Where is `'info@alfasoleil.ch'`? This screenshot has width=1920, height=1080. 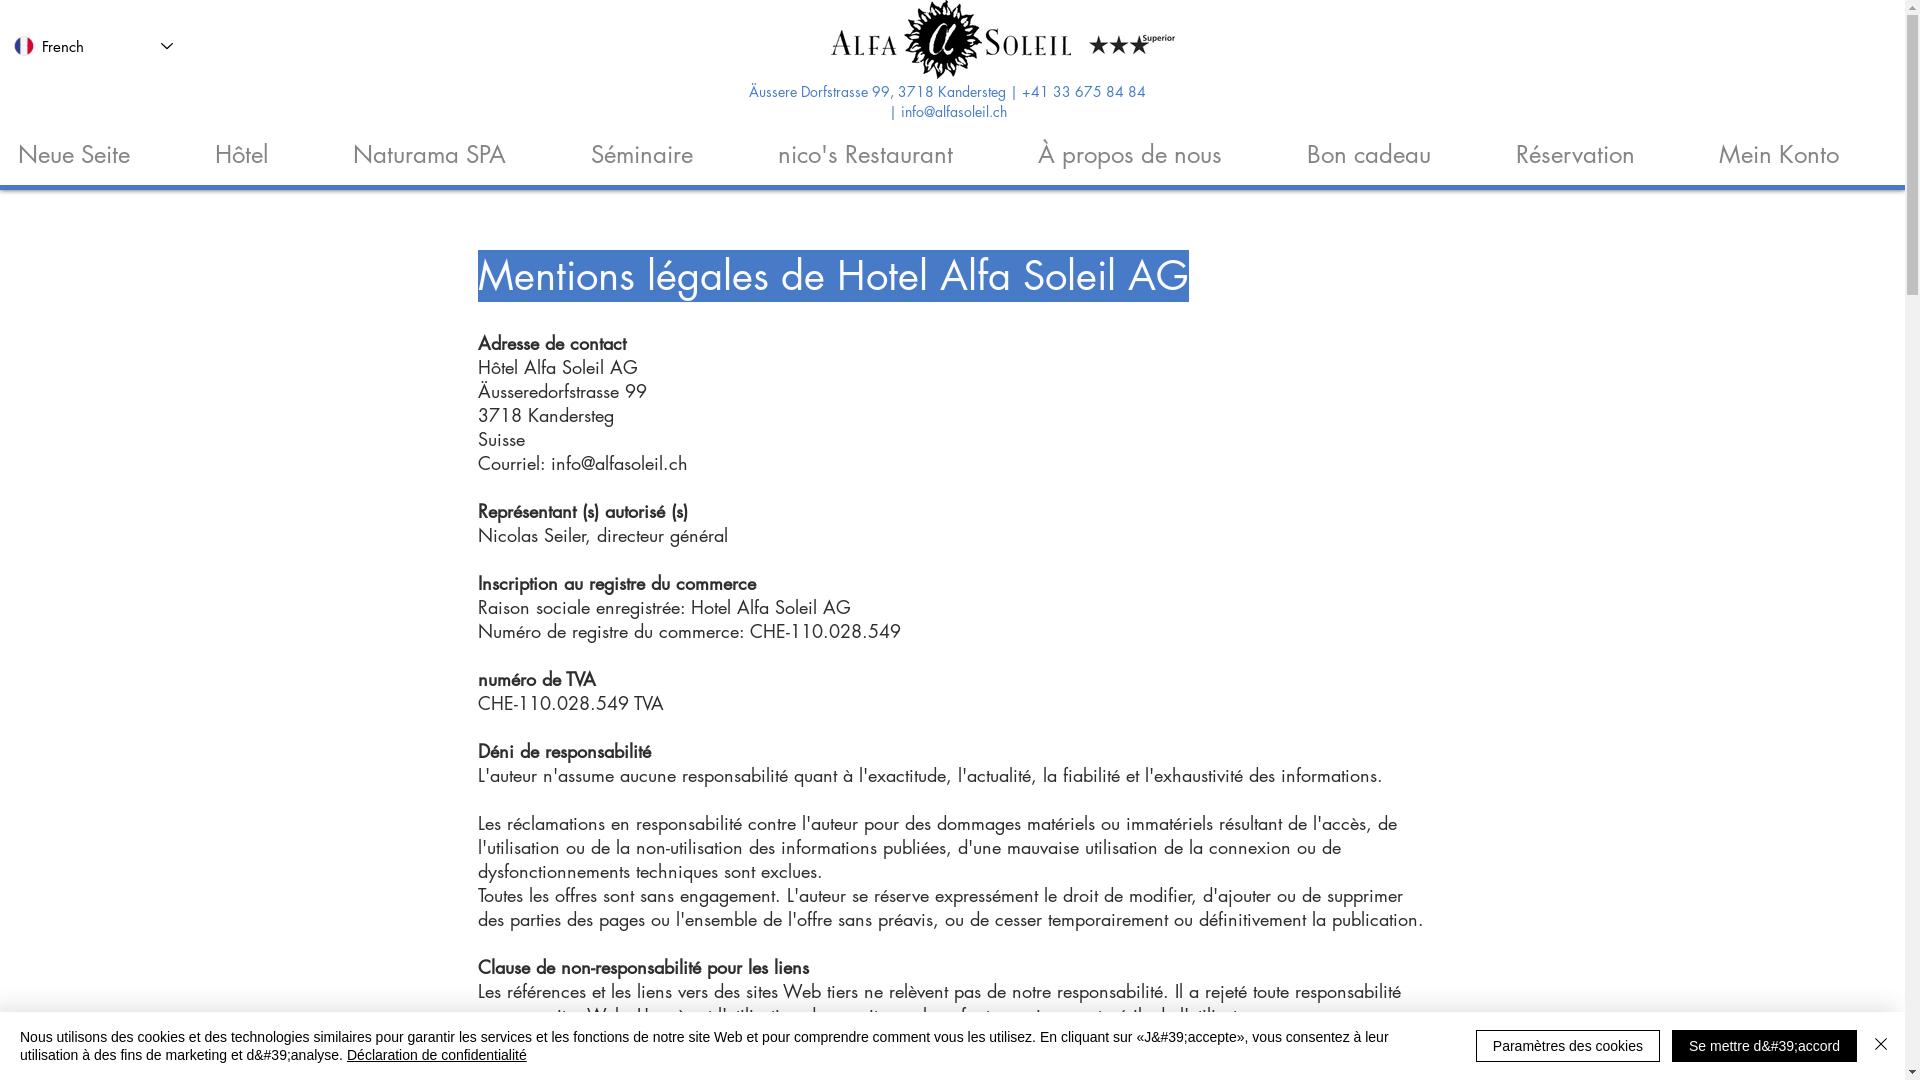
'info@alfasoleil.ch' is located at coordinates (899, 113).